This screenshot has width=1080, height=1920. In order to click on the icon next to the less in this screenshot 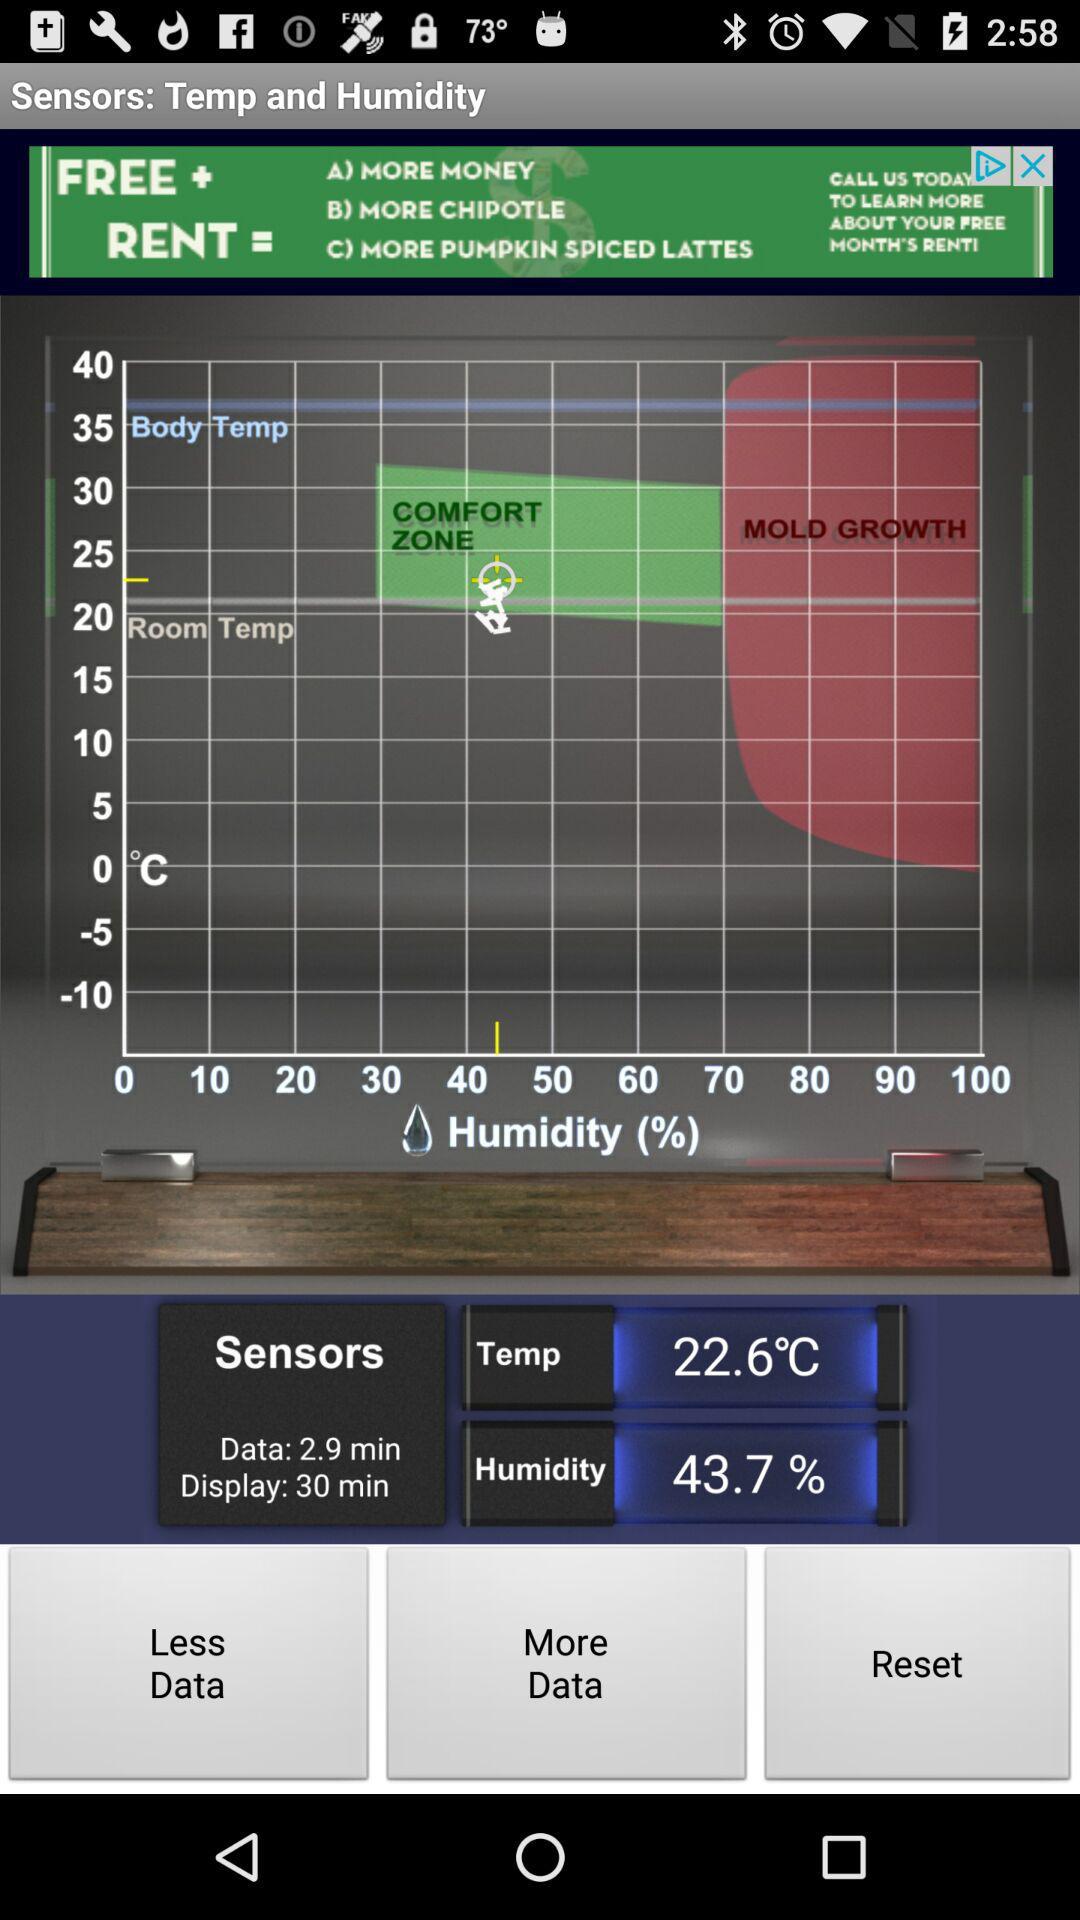, I will do `click(567, 1669)`.